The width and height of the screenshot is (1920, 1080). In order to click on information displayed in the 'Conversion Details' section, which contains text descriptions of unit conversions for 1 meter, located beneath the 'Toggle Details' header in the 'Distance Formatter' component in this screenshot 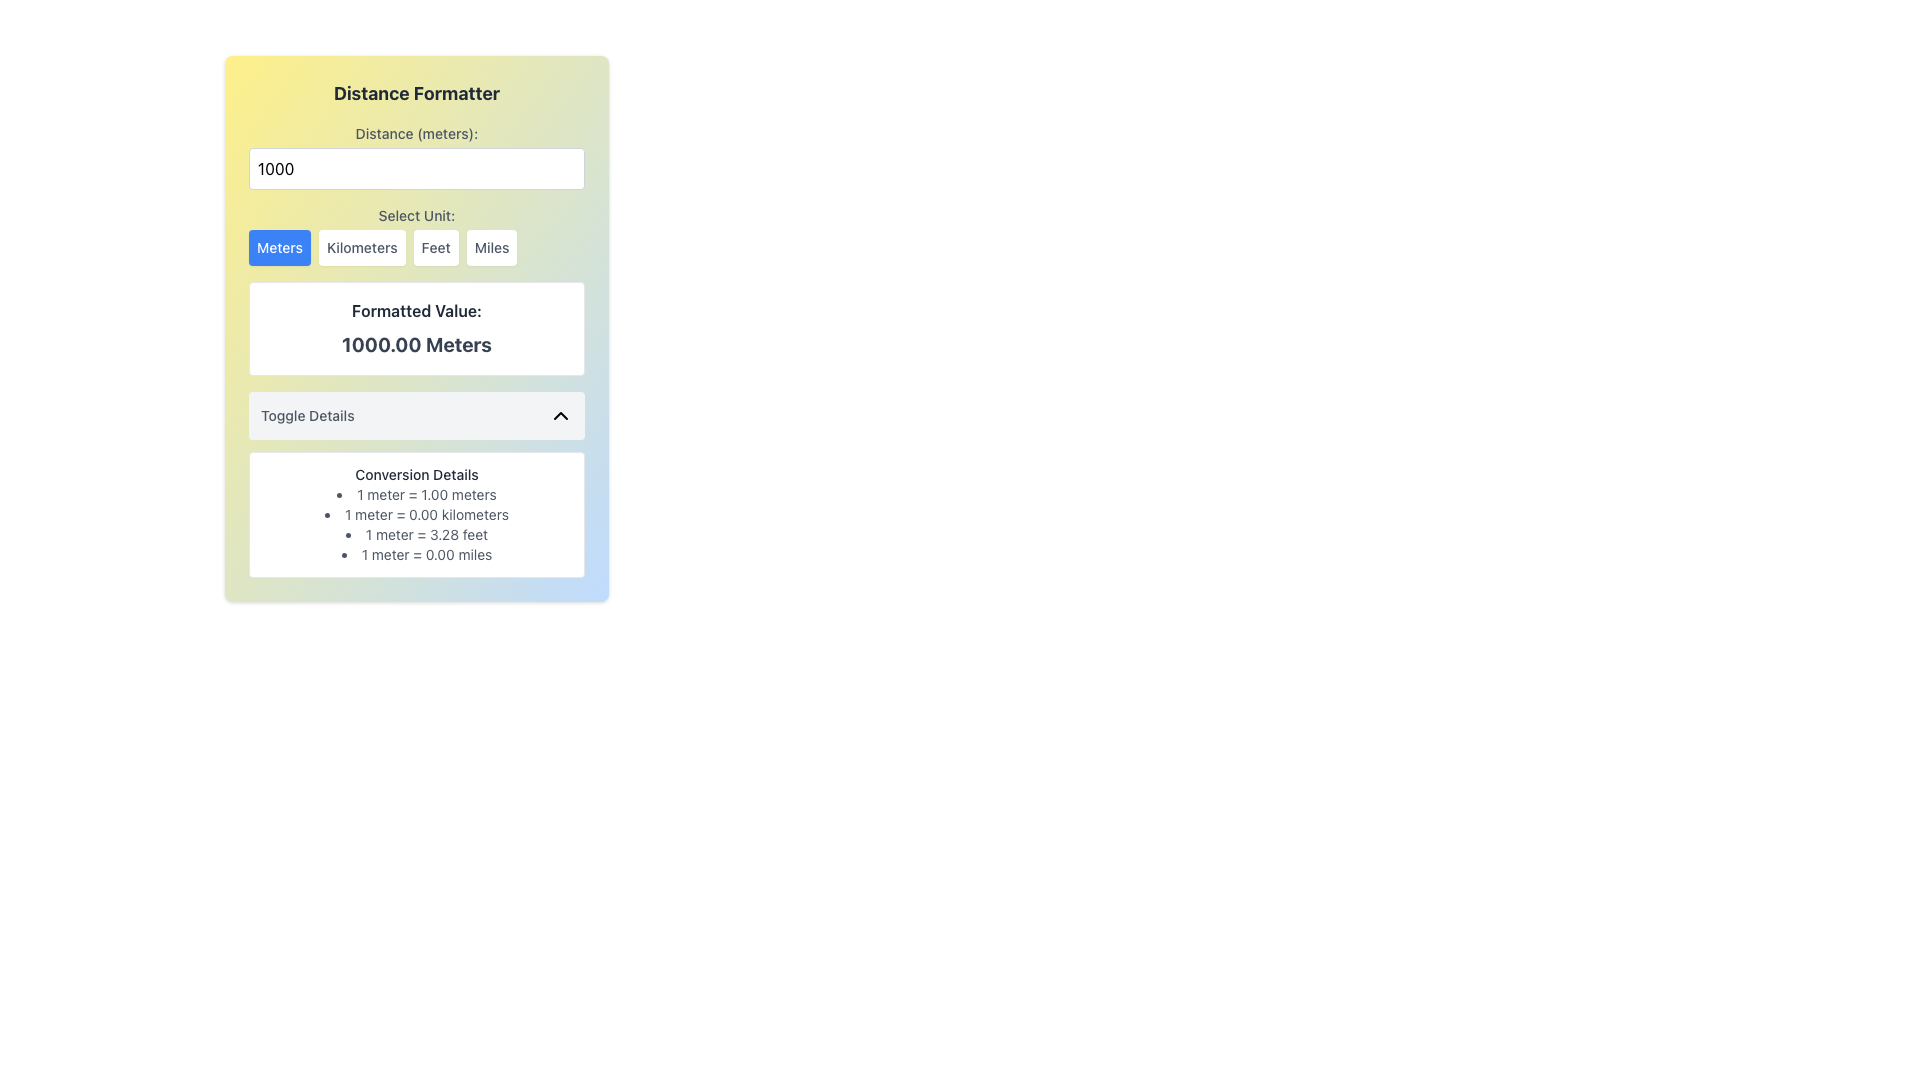, I will do `click(416, 485)`.